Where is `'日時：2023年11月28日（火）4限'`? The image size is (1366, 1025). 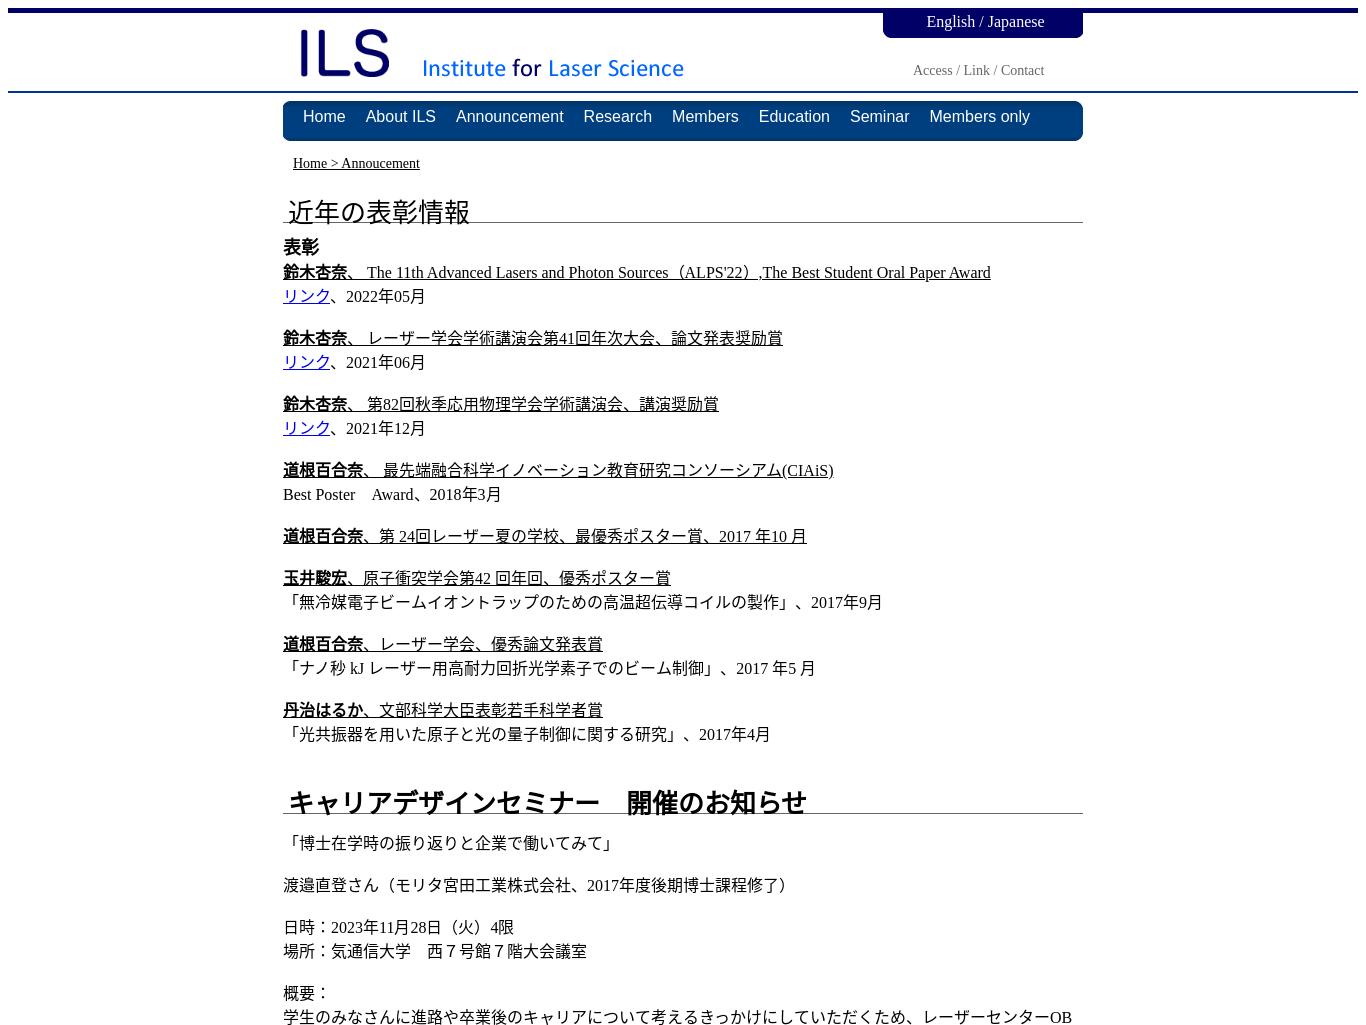
'日時：2023年11月28日（火）4限' is located at coordinates (397, 926).